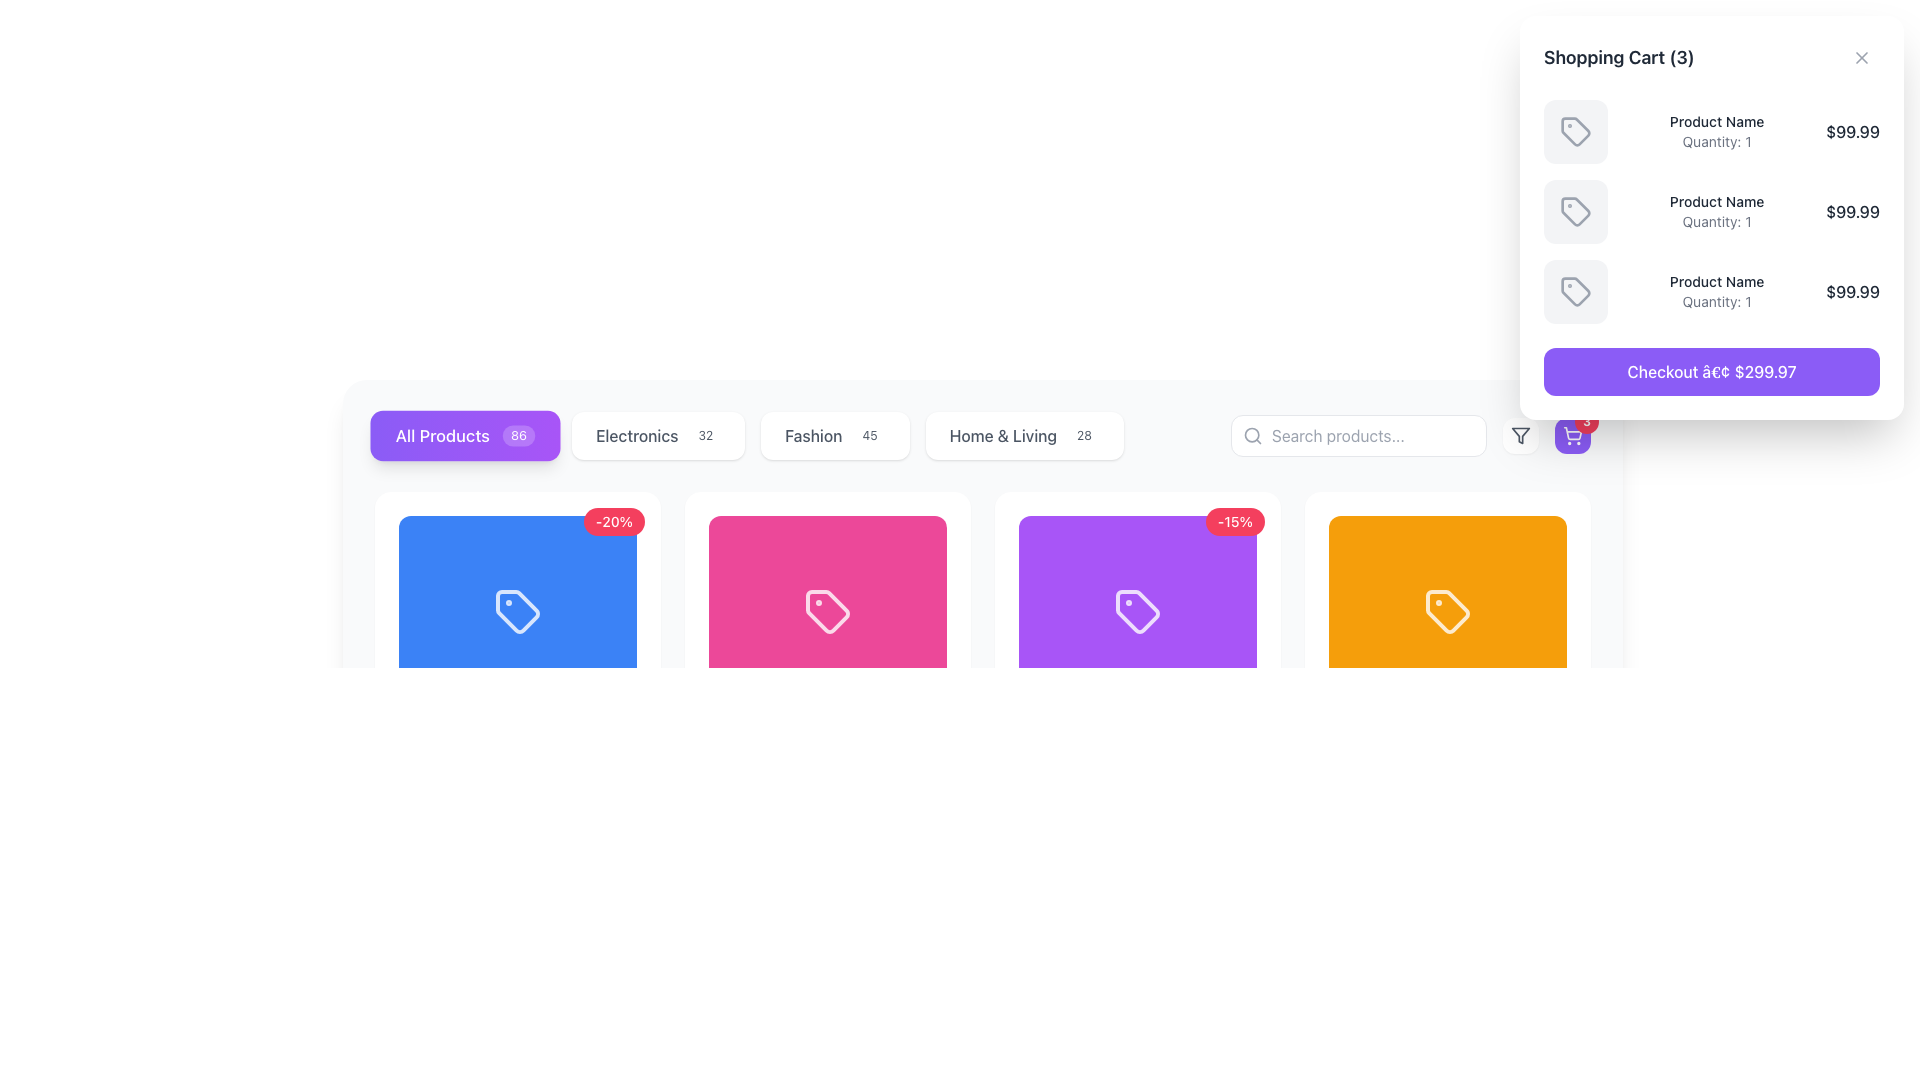  I want to click on the product tag icon located in the middle of the second row of the product grid layout, which is positioned within a purple card and is flanked by an orange card on the right and a pink card on the left, so click(1137, 611).